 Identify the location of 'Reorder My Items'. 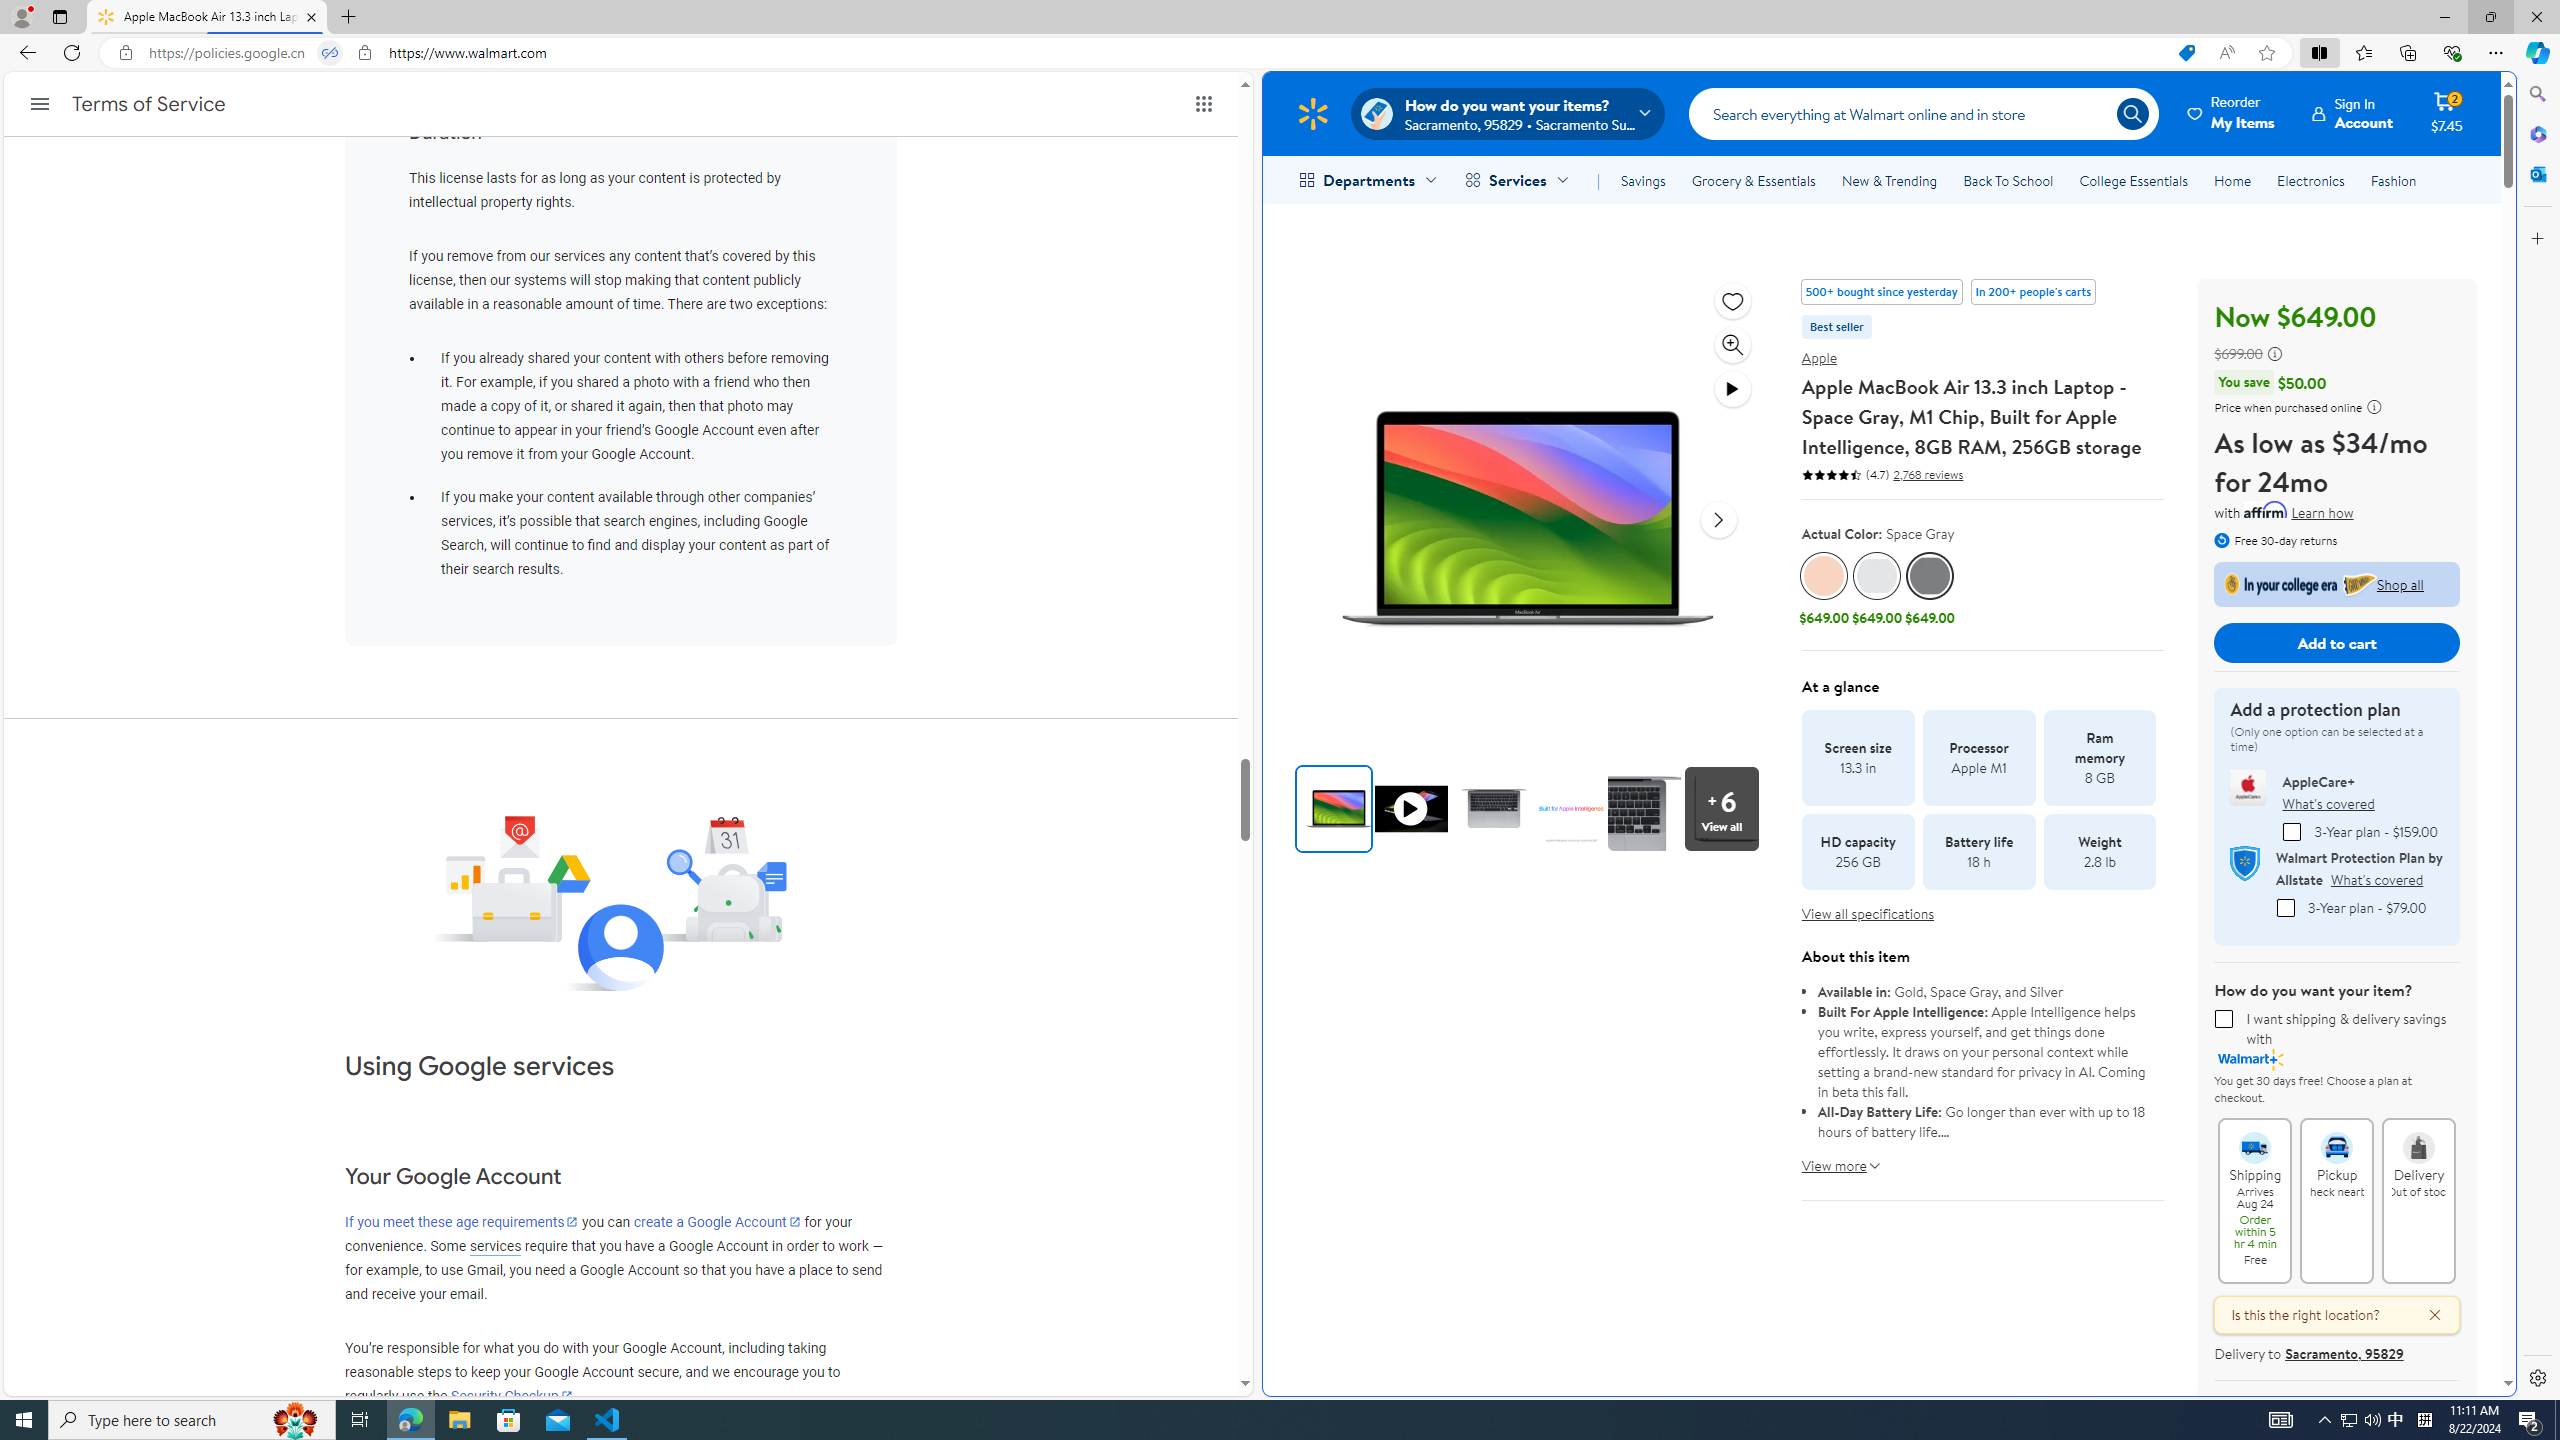
(2231, 112).